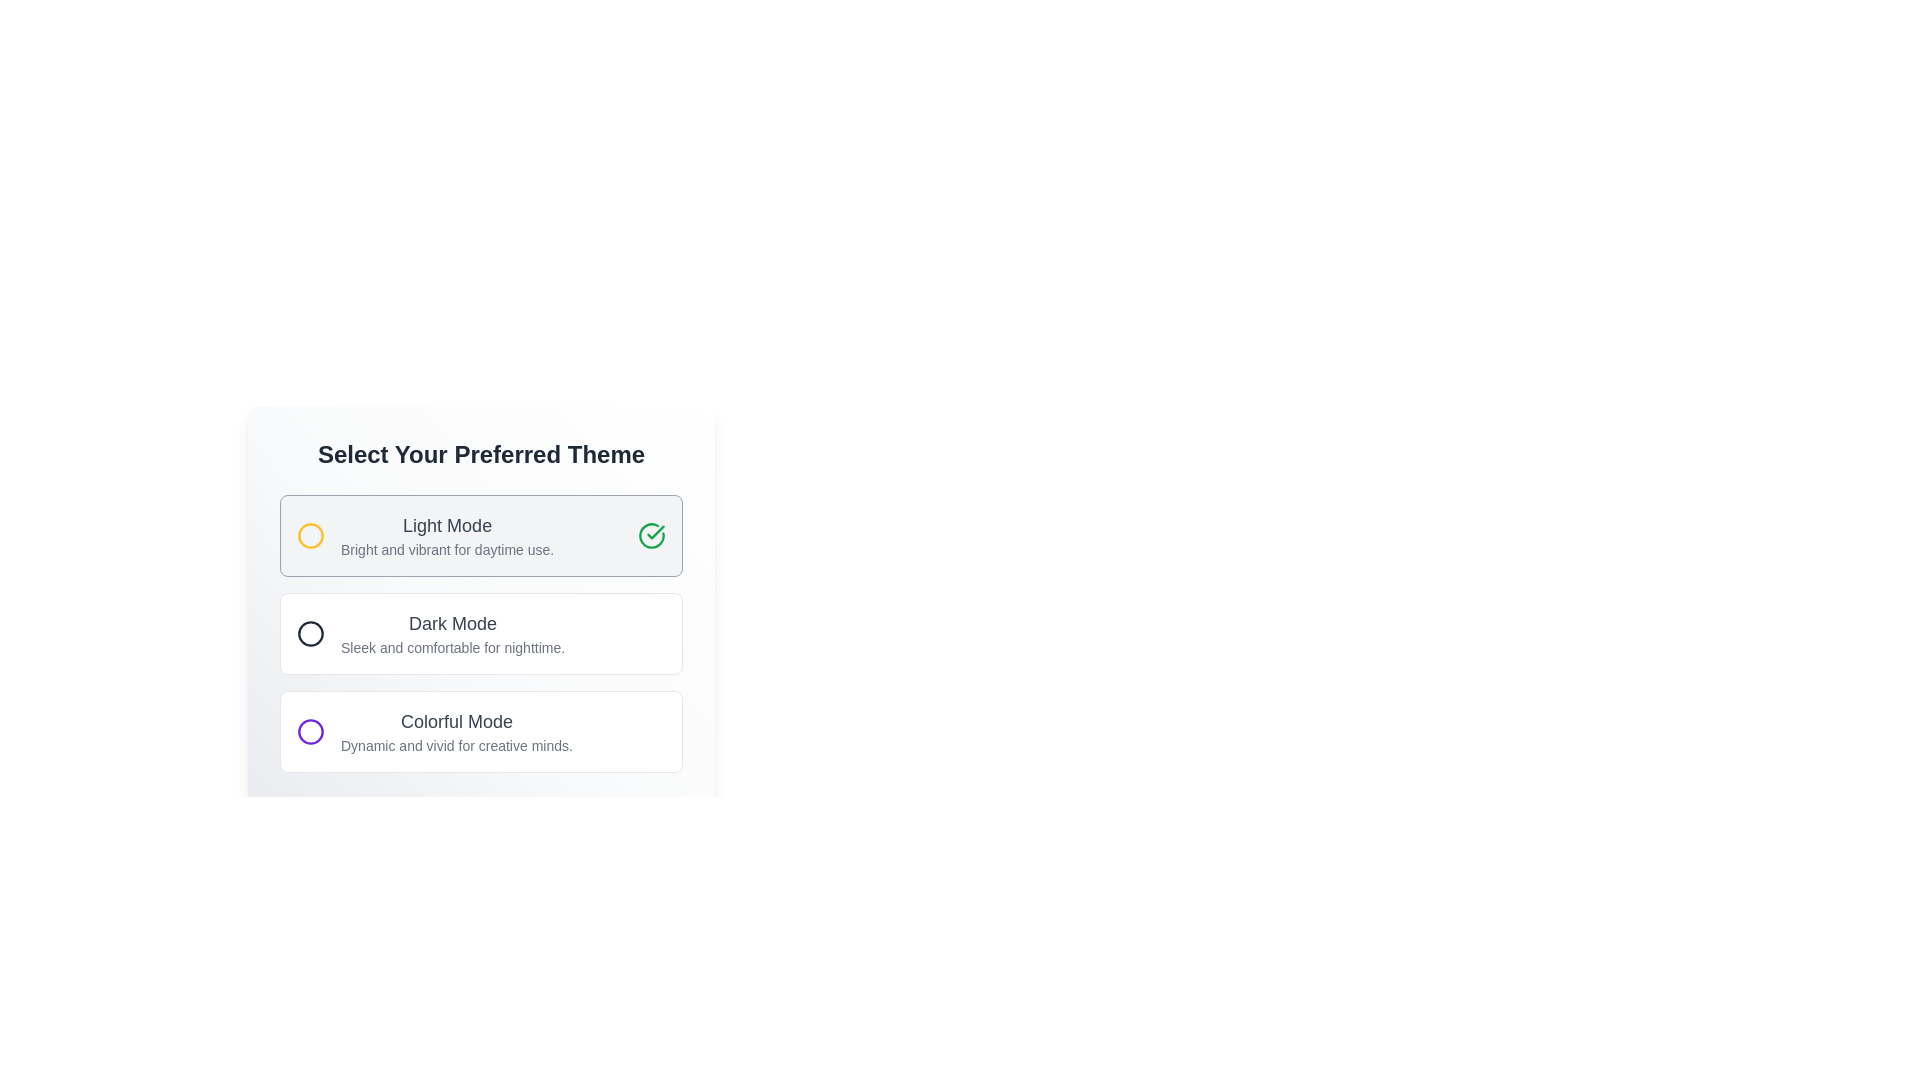 This screenshot has height=1080, width=1920. What do you see at coordinates (455, 732) in the screenshot?
I see `the 'Colorful Mode' theme option, which is the third selectable theme option in the list, providing dynamic and vivid theme information` at bounding box center [455, 732].